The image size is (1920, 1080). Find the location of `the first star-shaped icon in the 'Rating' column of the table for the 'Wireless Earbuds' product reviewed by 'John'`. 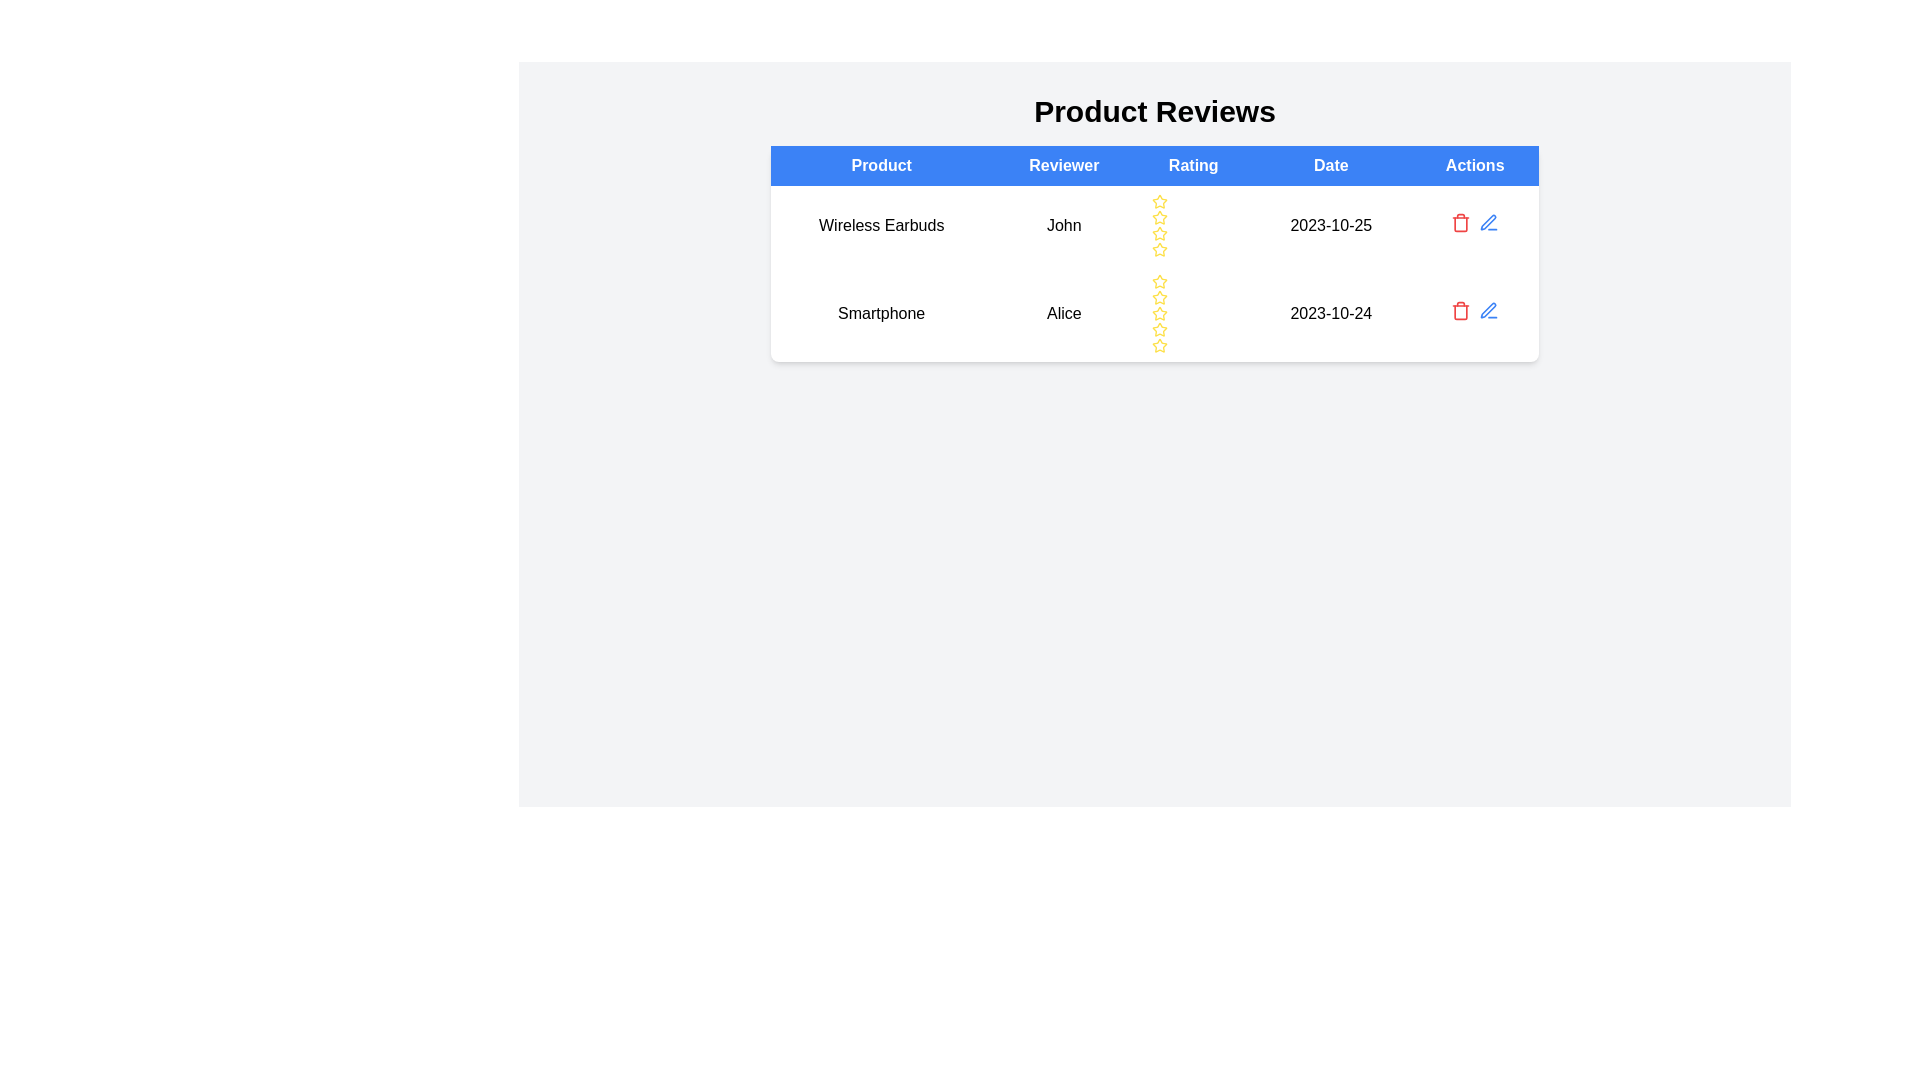

the first star-shaped icon in the 'Rating' column of the table for the 'Wireless Earbuds' product reviewed by 'John' is located at coordinates (1160, 217).